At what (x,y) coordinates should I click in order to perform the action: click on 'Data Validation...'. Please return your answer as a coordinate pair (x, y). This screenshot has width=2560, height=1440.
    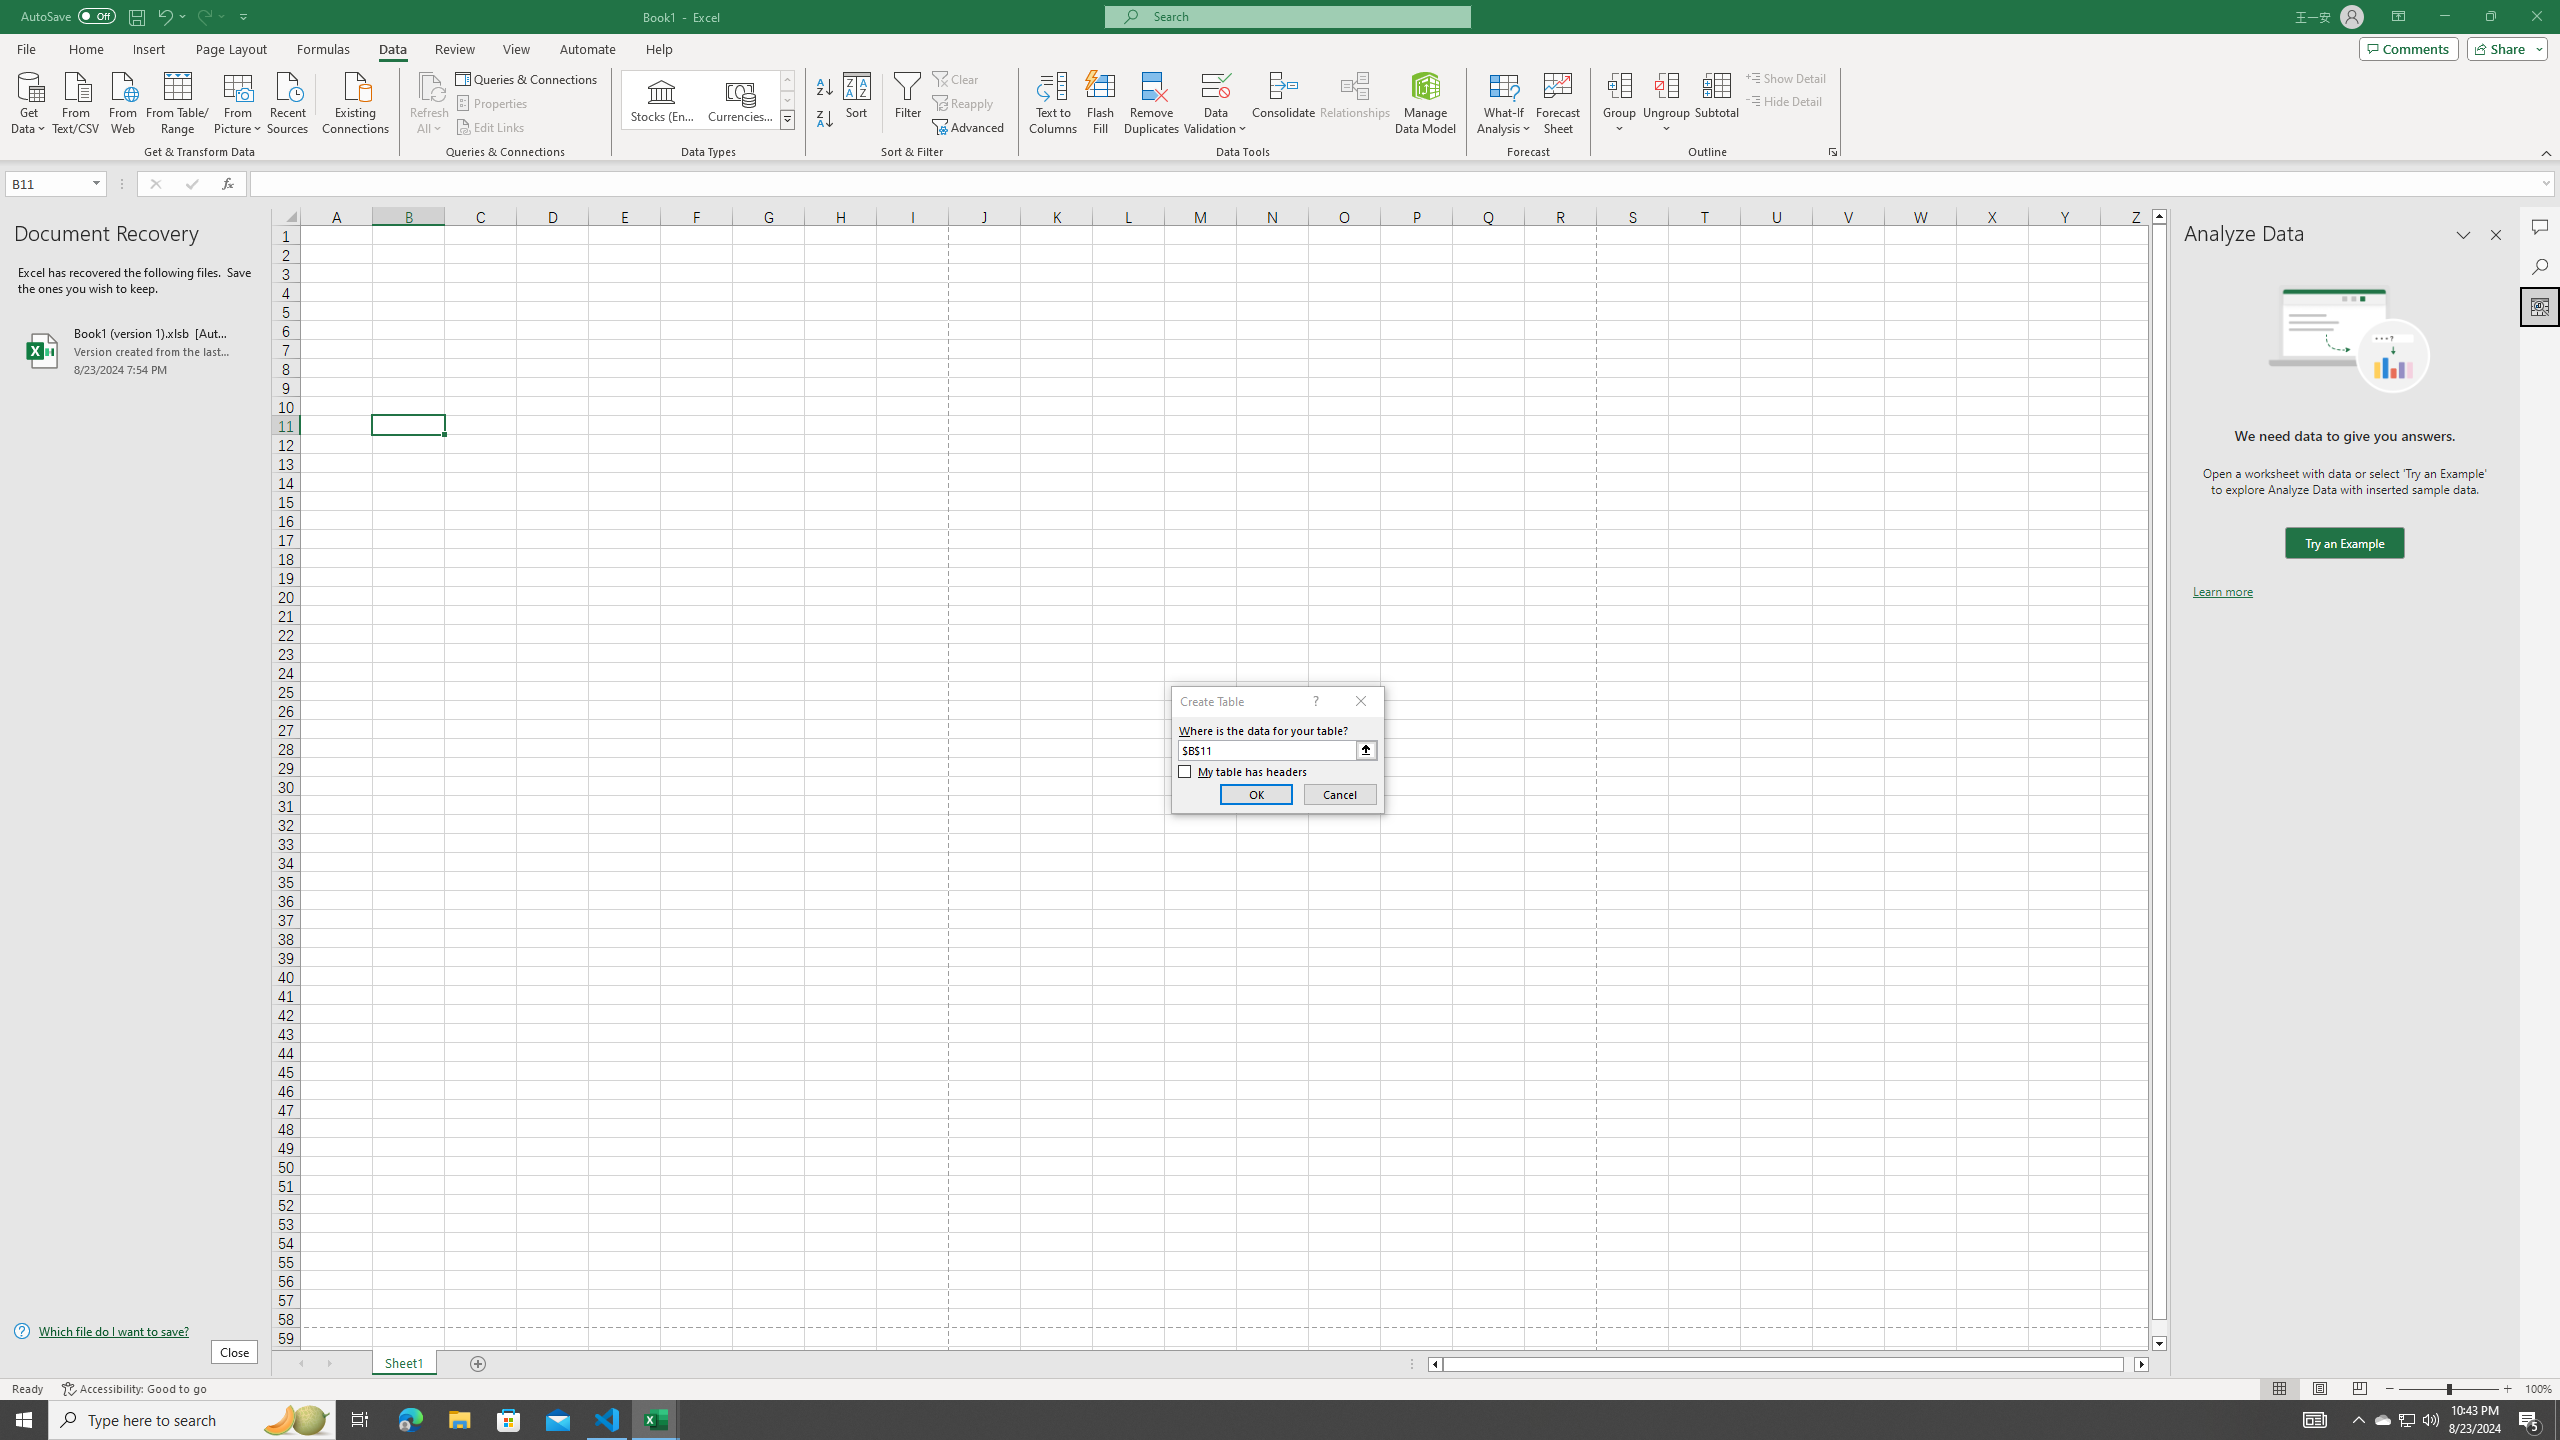
    Looking at the image, I should click on (1215, 84).